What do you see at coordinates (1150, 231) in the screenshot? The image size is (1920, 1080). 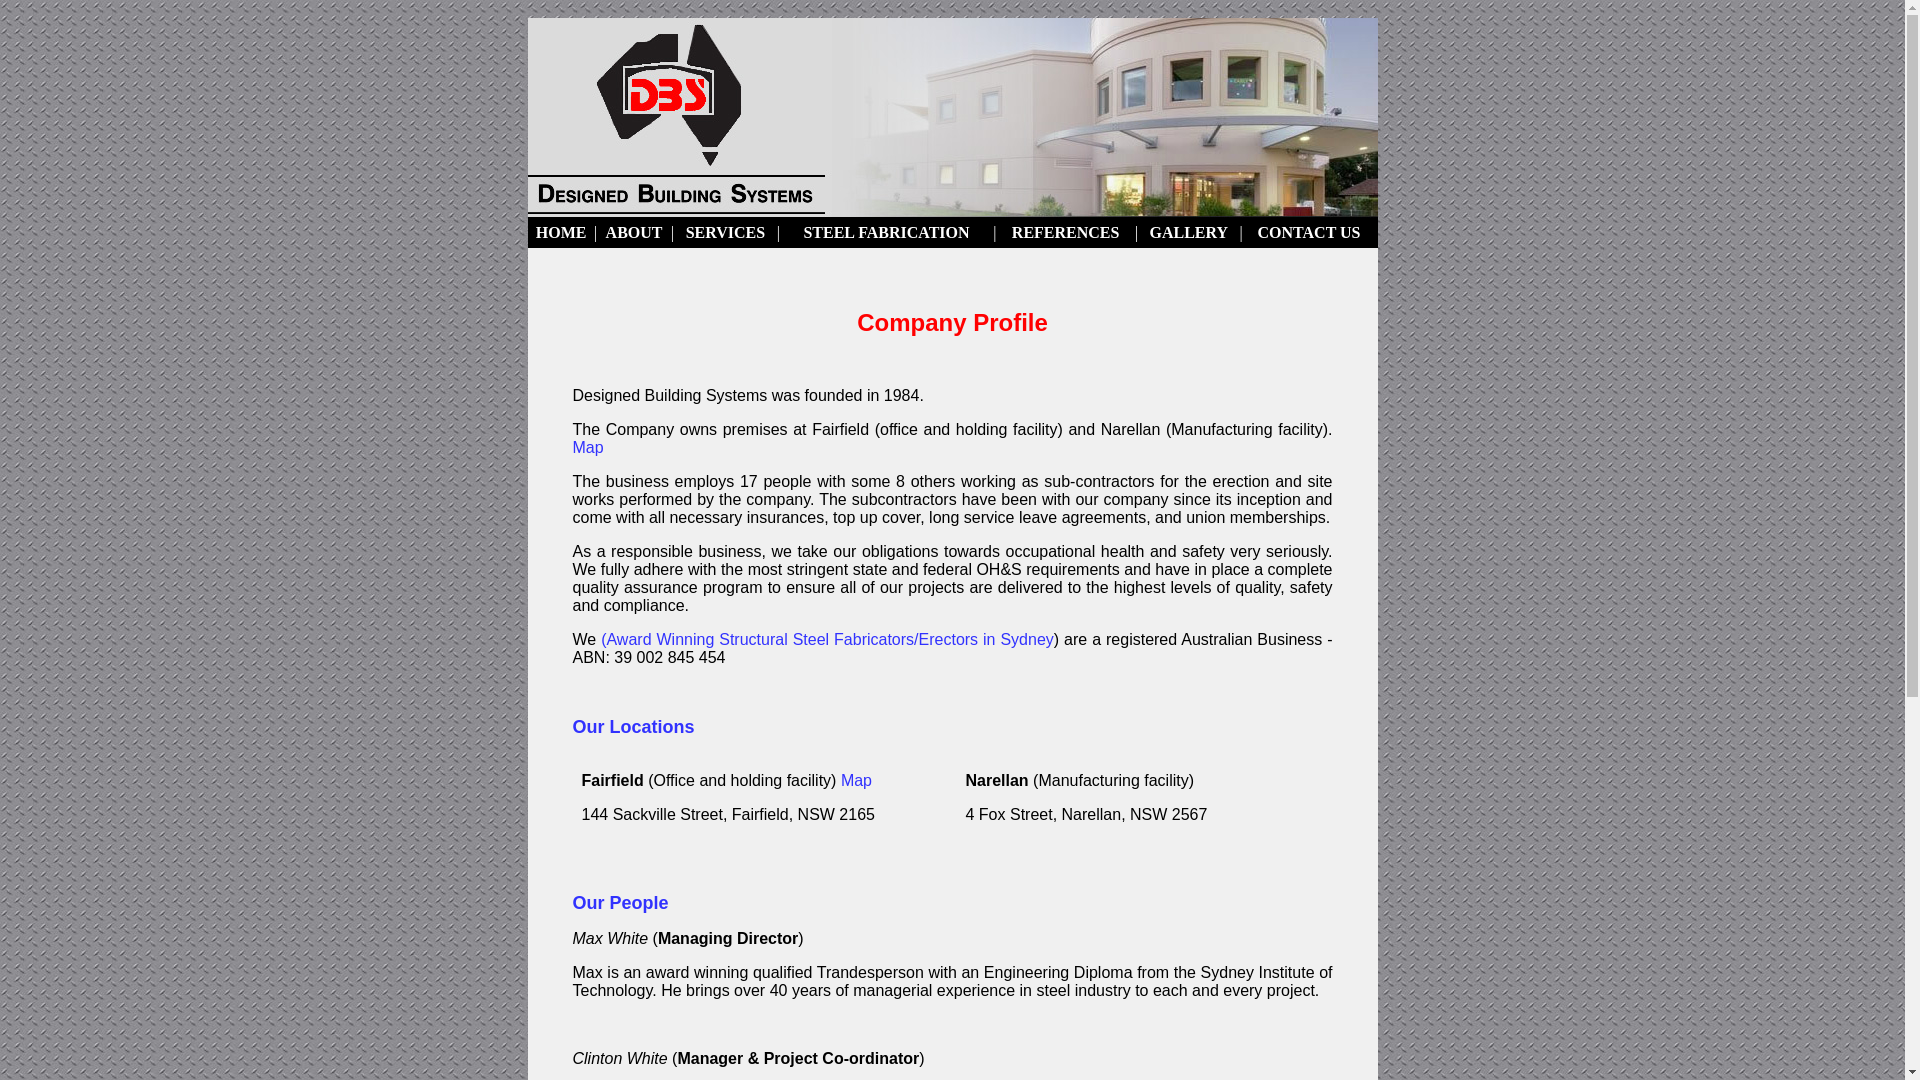 I see `'GALLERY'` at bounding box center [1150, 231].